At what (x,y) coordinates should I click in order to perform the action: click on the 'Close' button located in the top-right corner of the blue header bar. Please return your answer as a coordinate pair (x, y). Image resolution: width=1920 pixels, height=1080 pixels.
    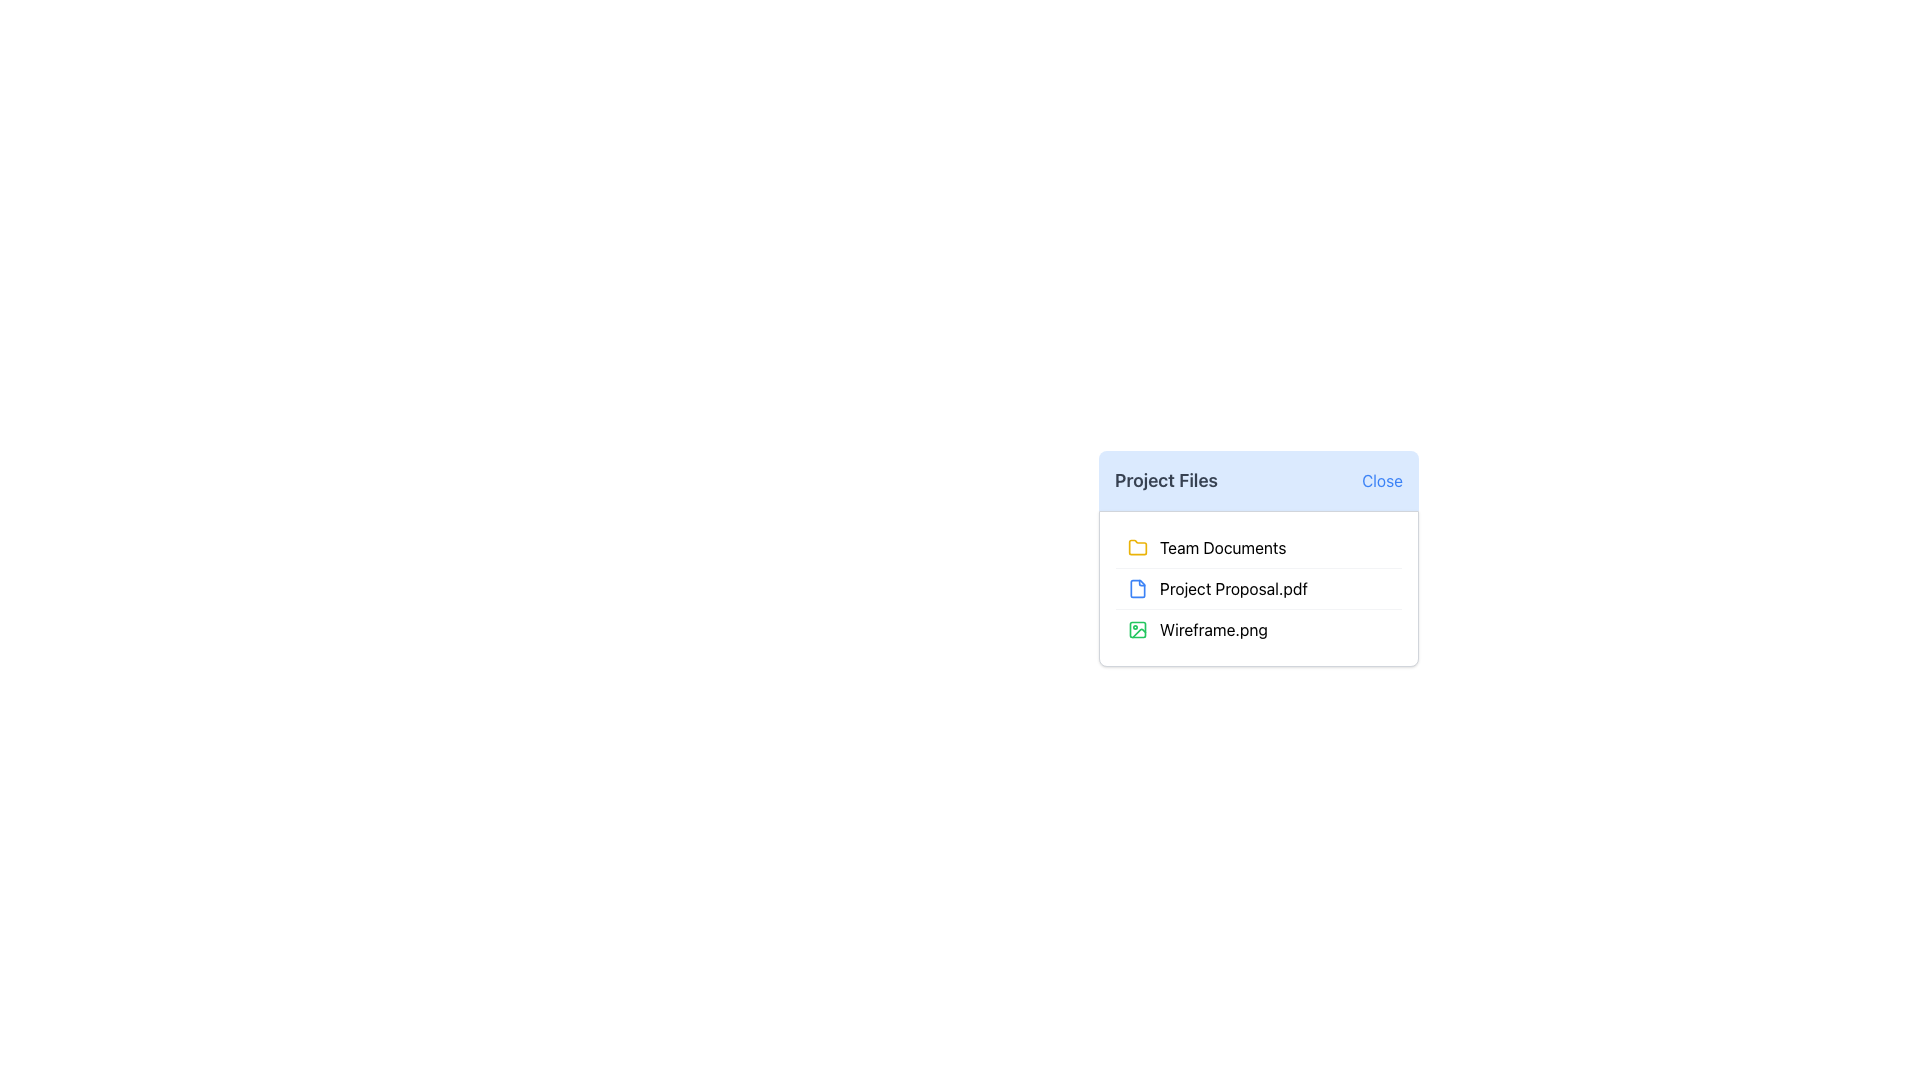
    Looking at the image, I should click on (1381, 481).